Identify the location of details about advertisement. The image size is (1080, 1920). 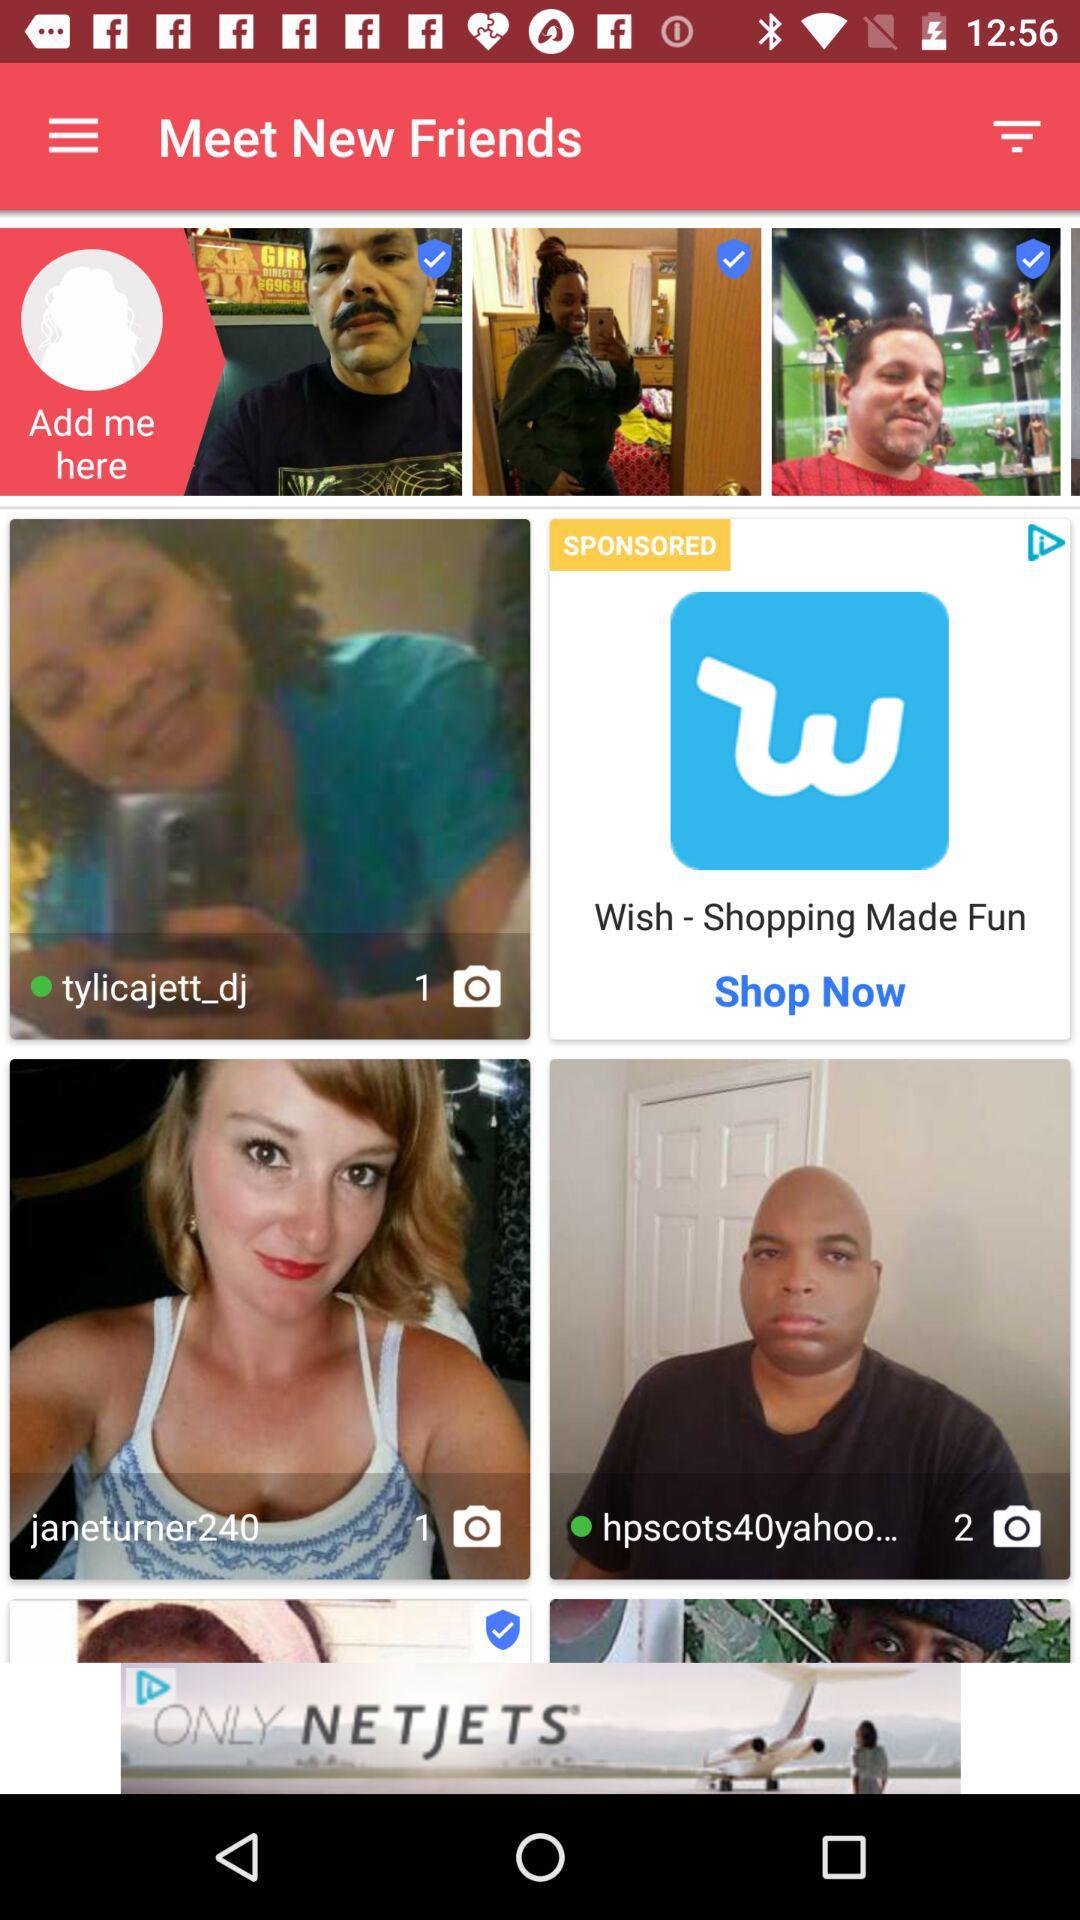
(540, 1727).